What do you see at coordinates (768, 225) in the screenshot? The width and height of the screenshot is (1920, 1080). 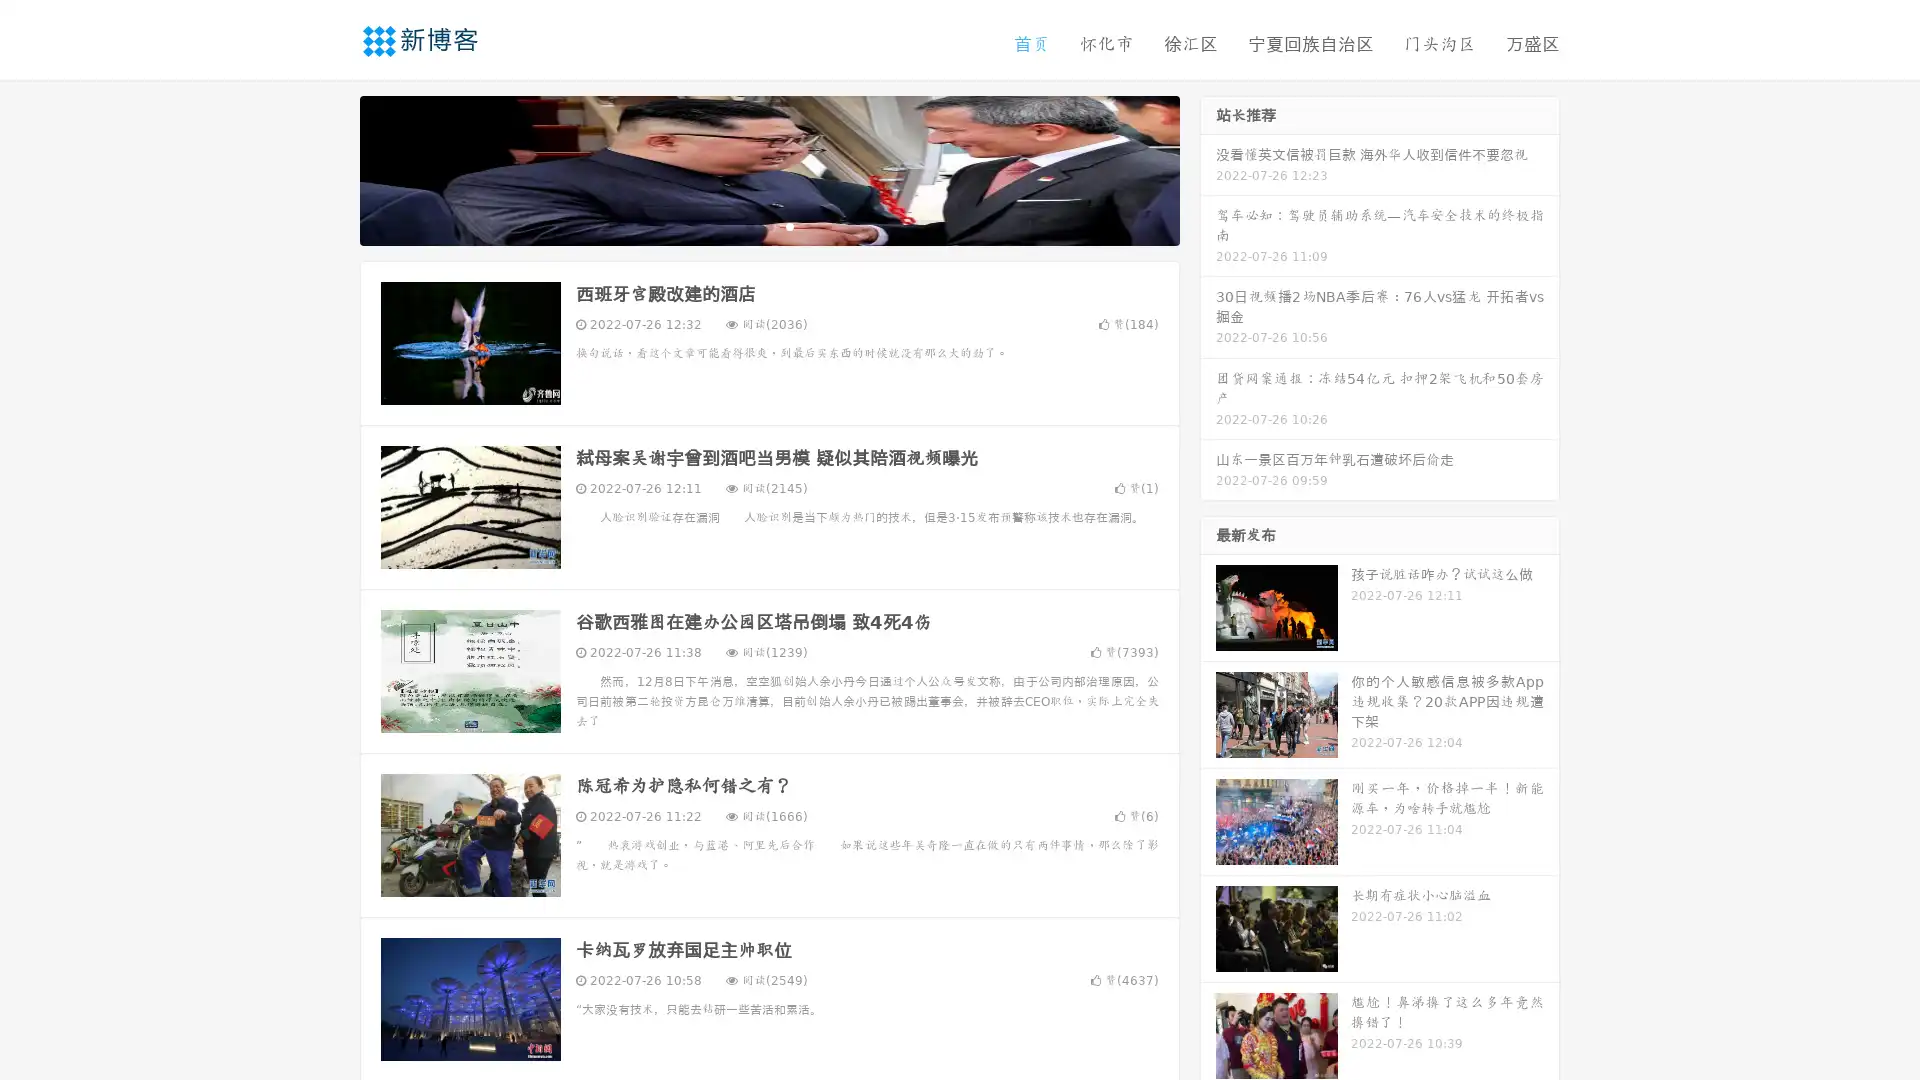 I see `Go to slide 2` at bounding box center [768, 225].